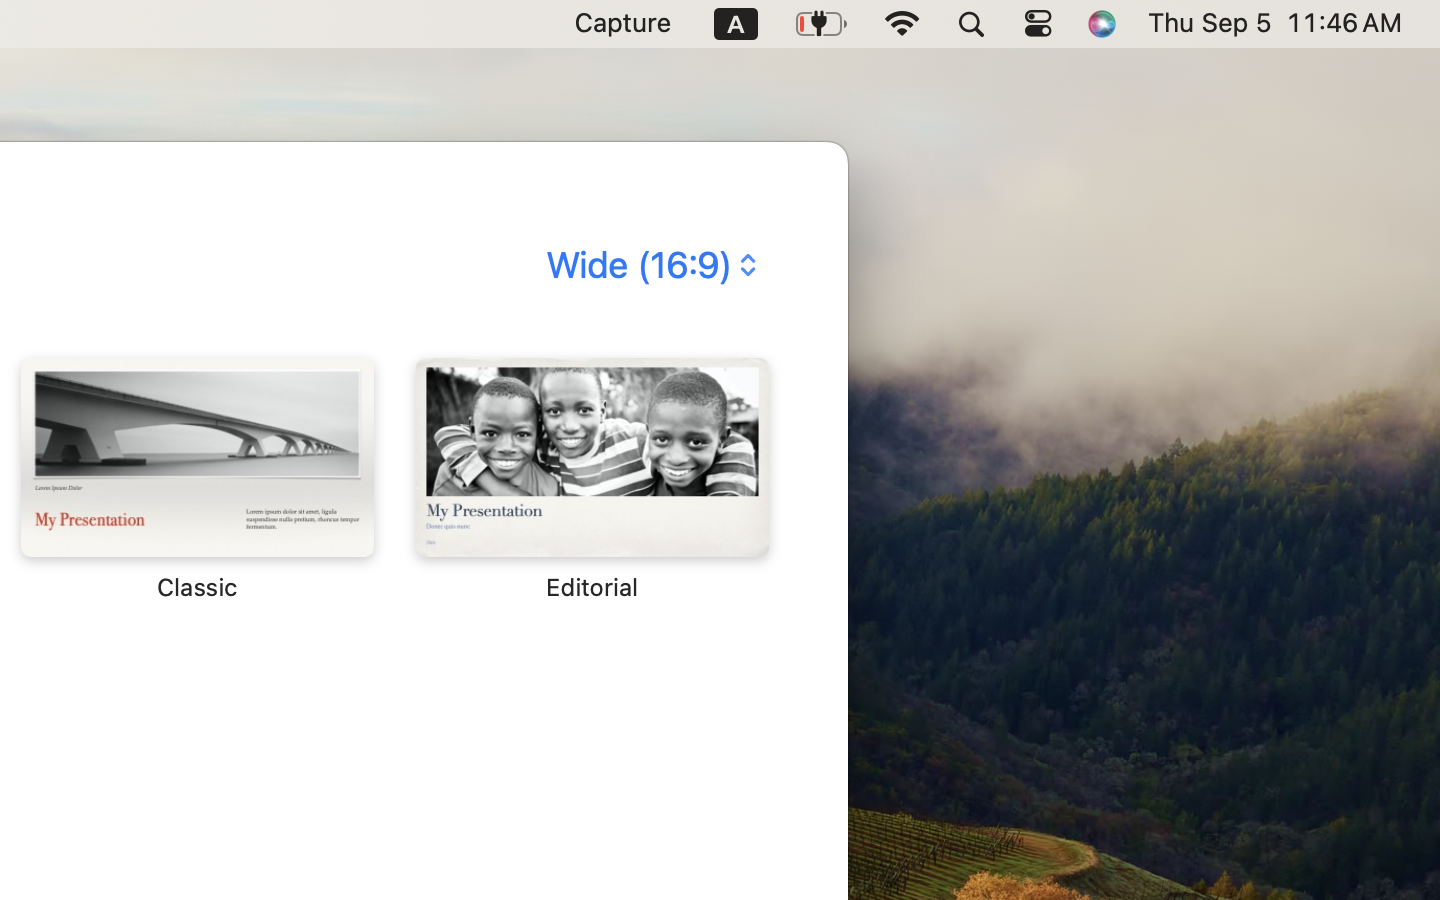  What do you see at coordinates (590, 478) in the screenshot?
I see `'‎⁨Editorial⁩'` at bounding box center [590, 478].